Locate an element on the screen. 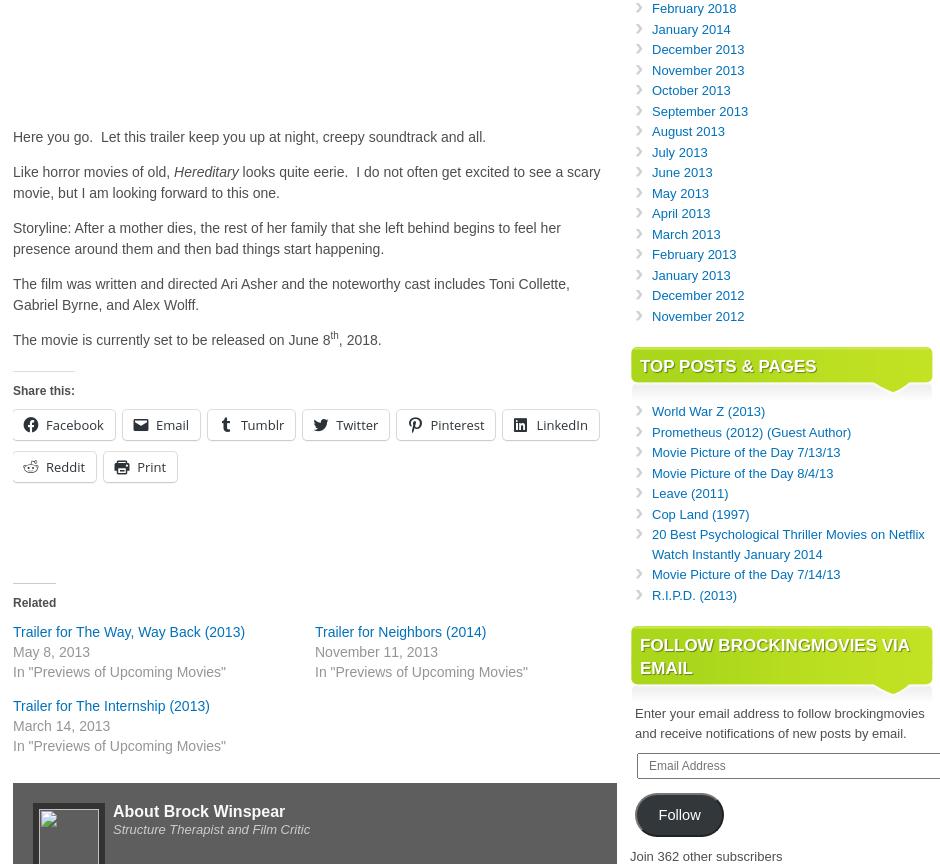  'Storyline: After a mother dies, the rest of her family that she left behind begins to feel her presence around them and then bad things start happening.' is located at coordinates (12, 237).